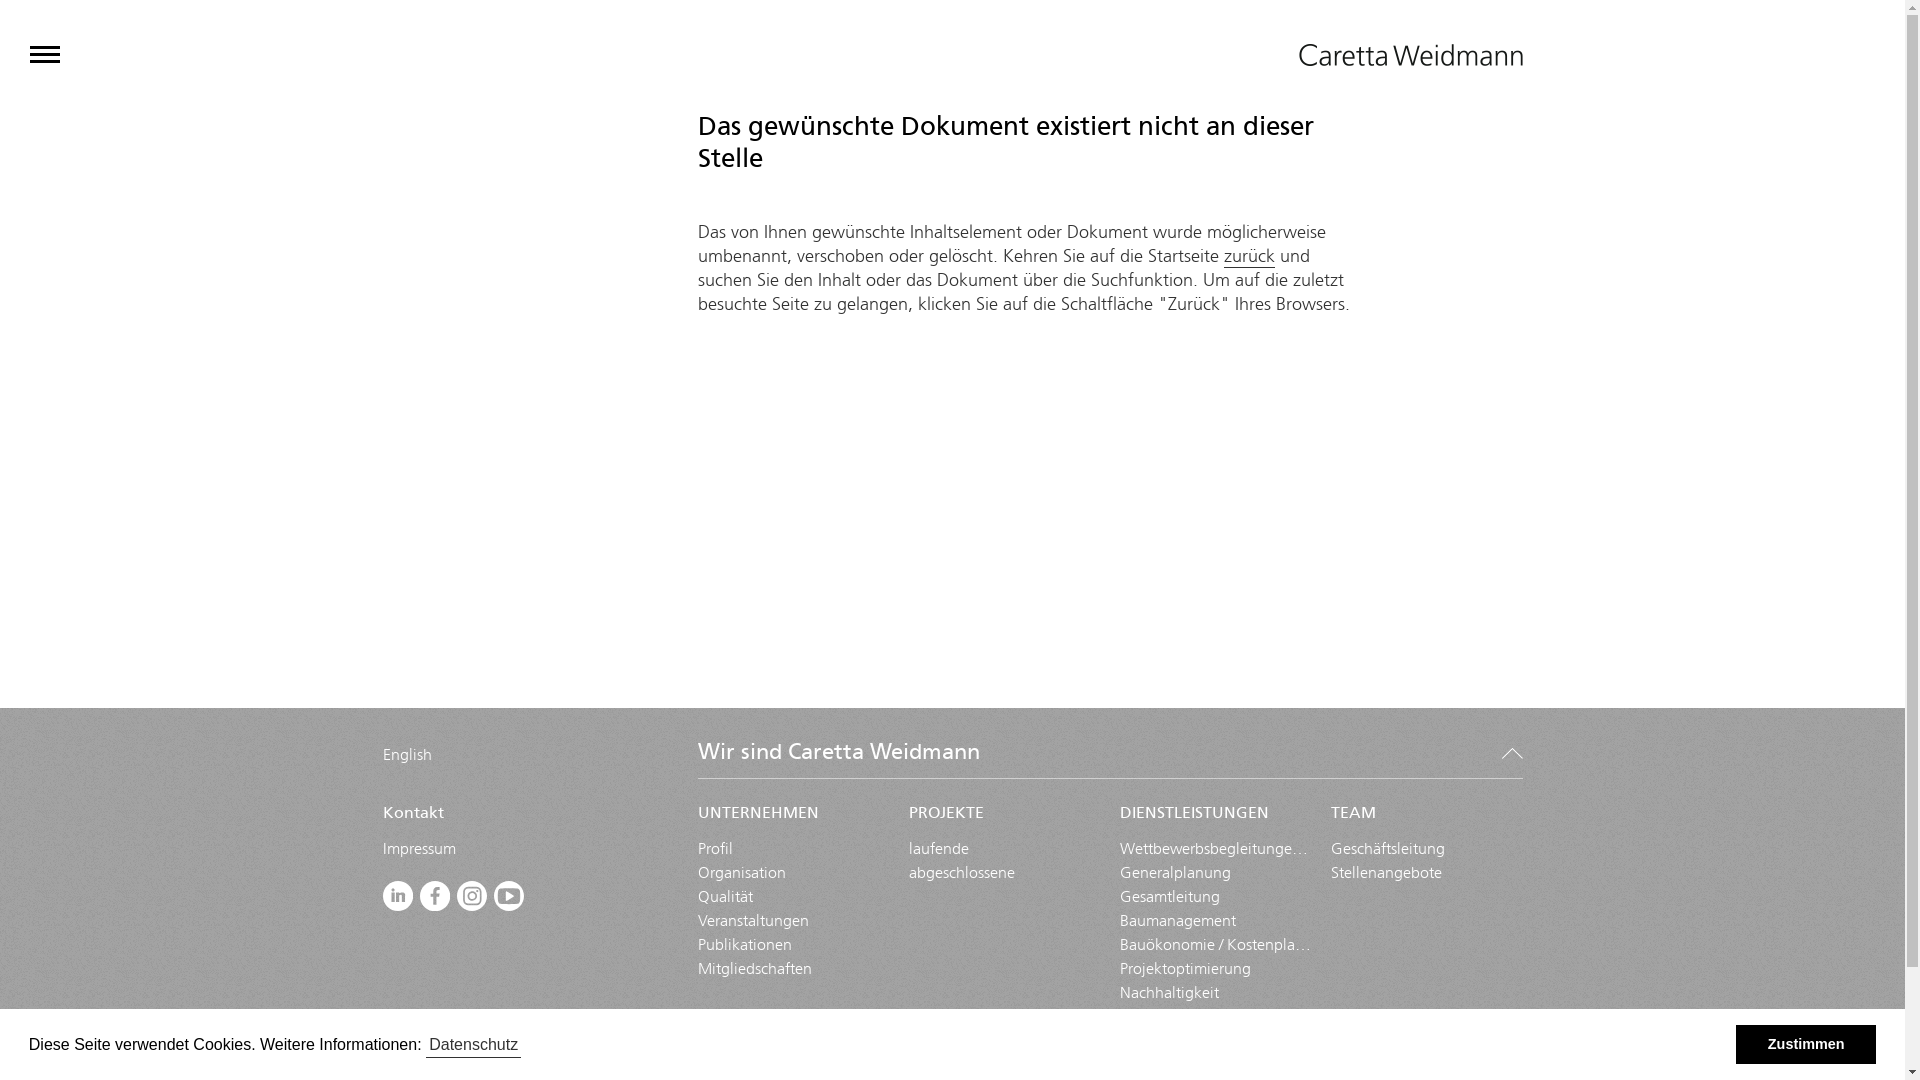  Describe the element at coordinates (1512, 753) in the screenshot. I see `'Nach oben'` at that location.